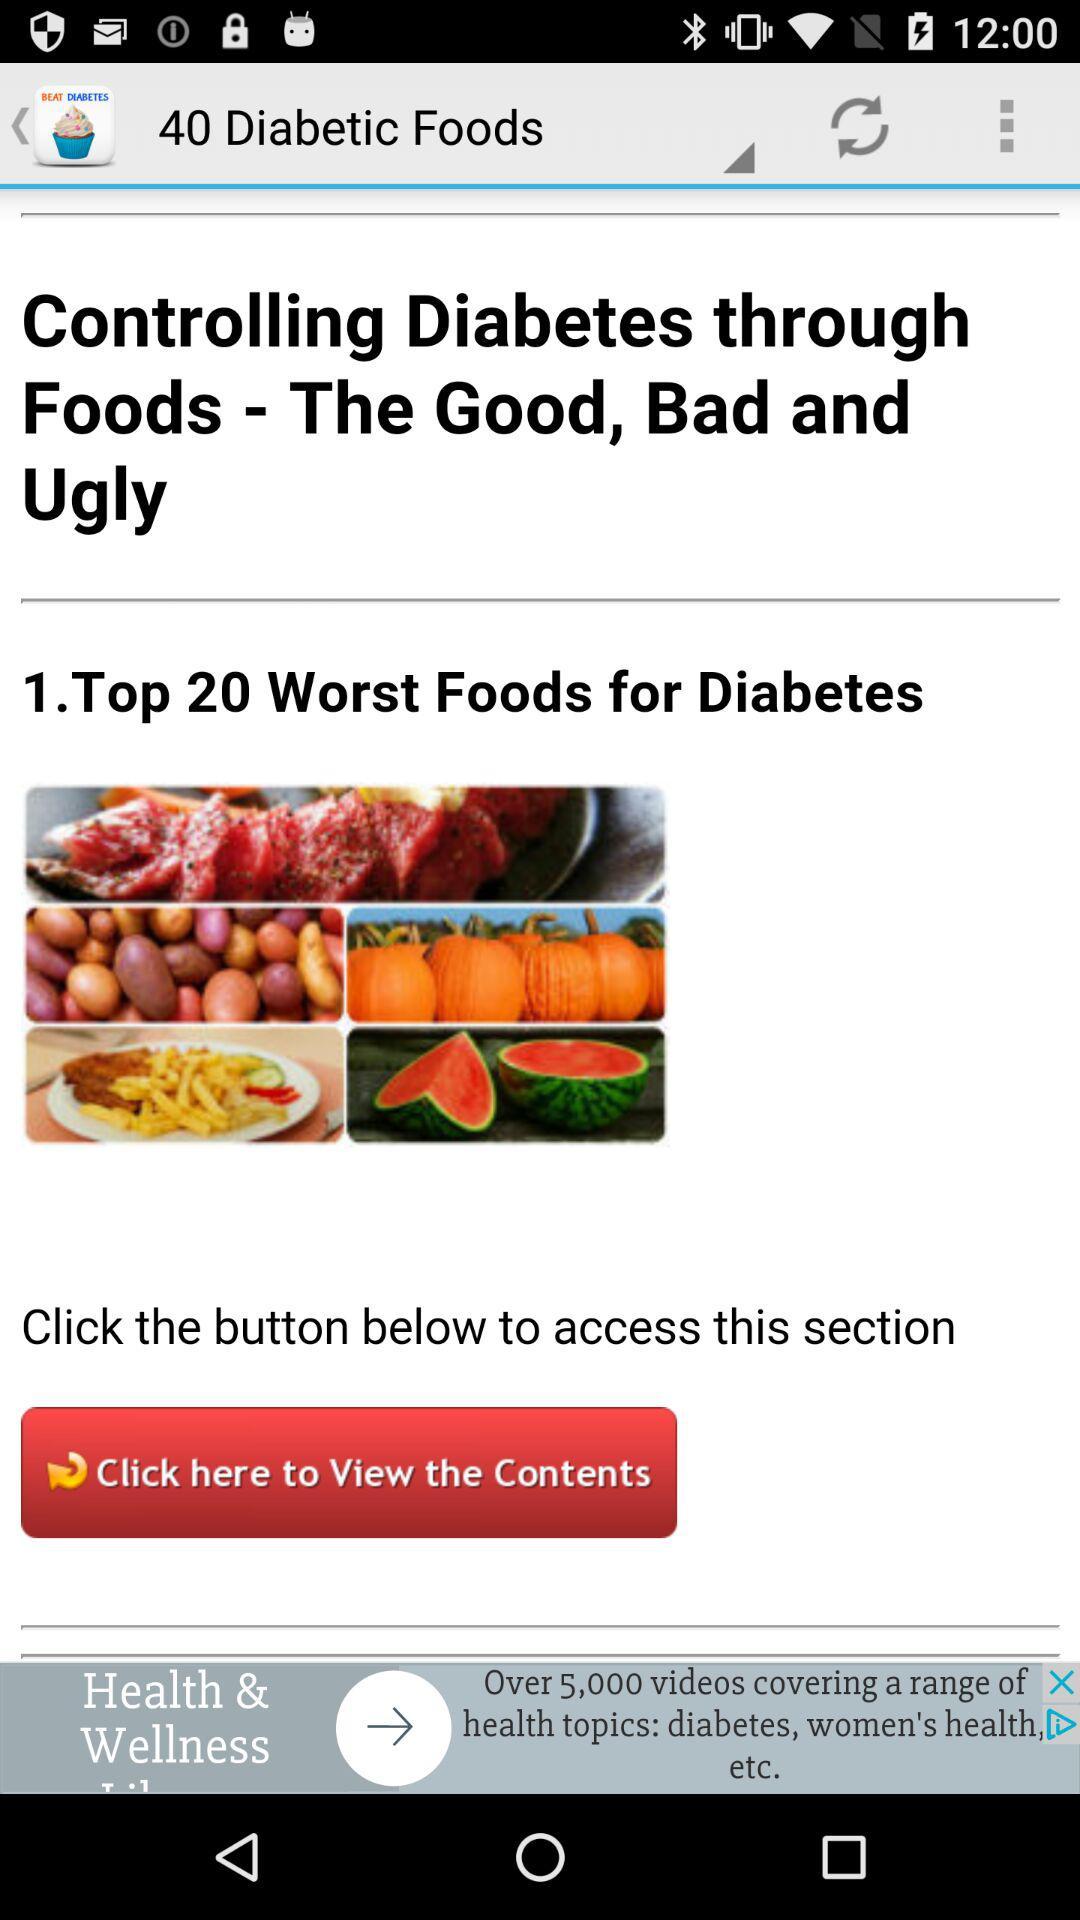 The image size is (1080, 1920). Describe the element at coordinates (540, 924) in the screenshot. I see `item description` at that location.